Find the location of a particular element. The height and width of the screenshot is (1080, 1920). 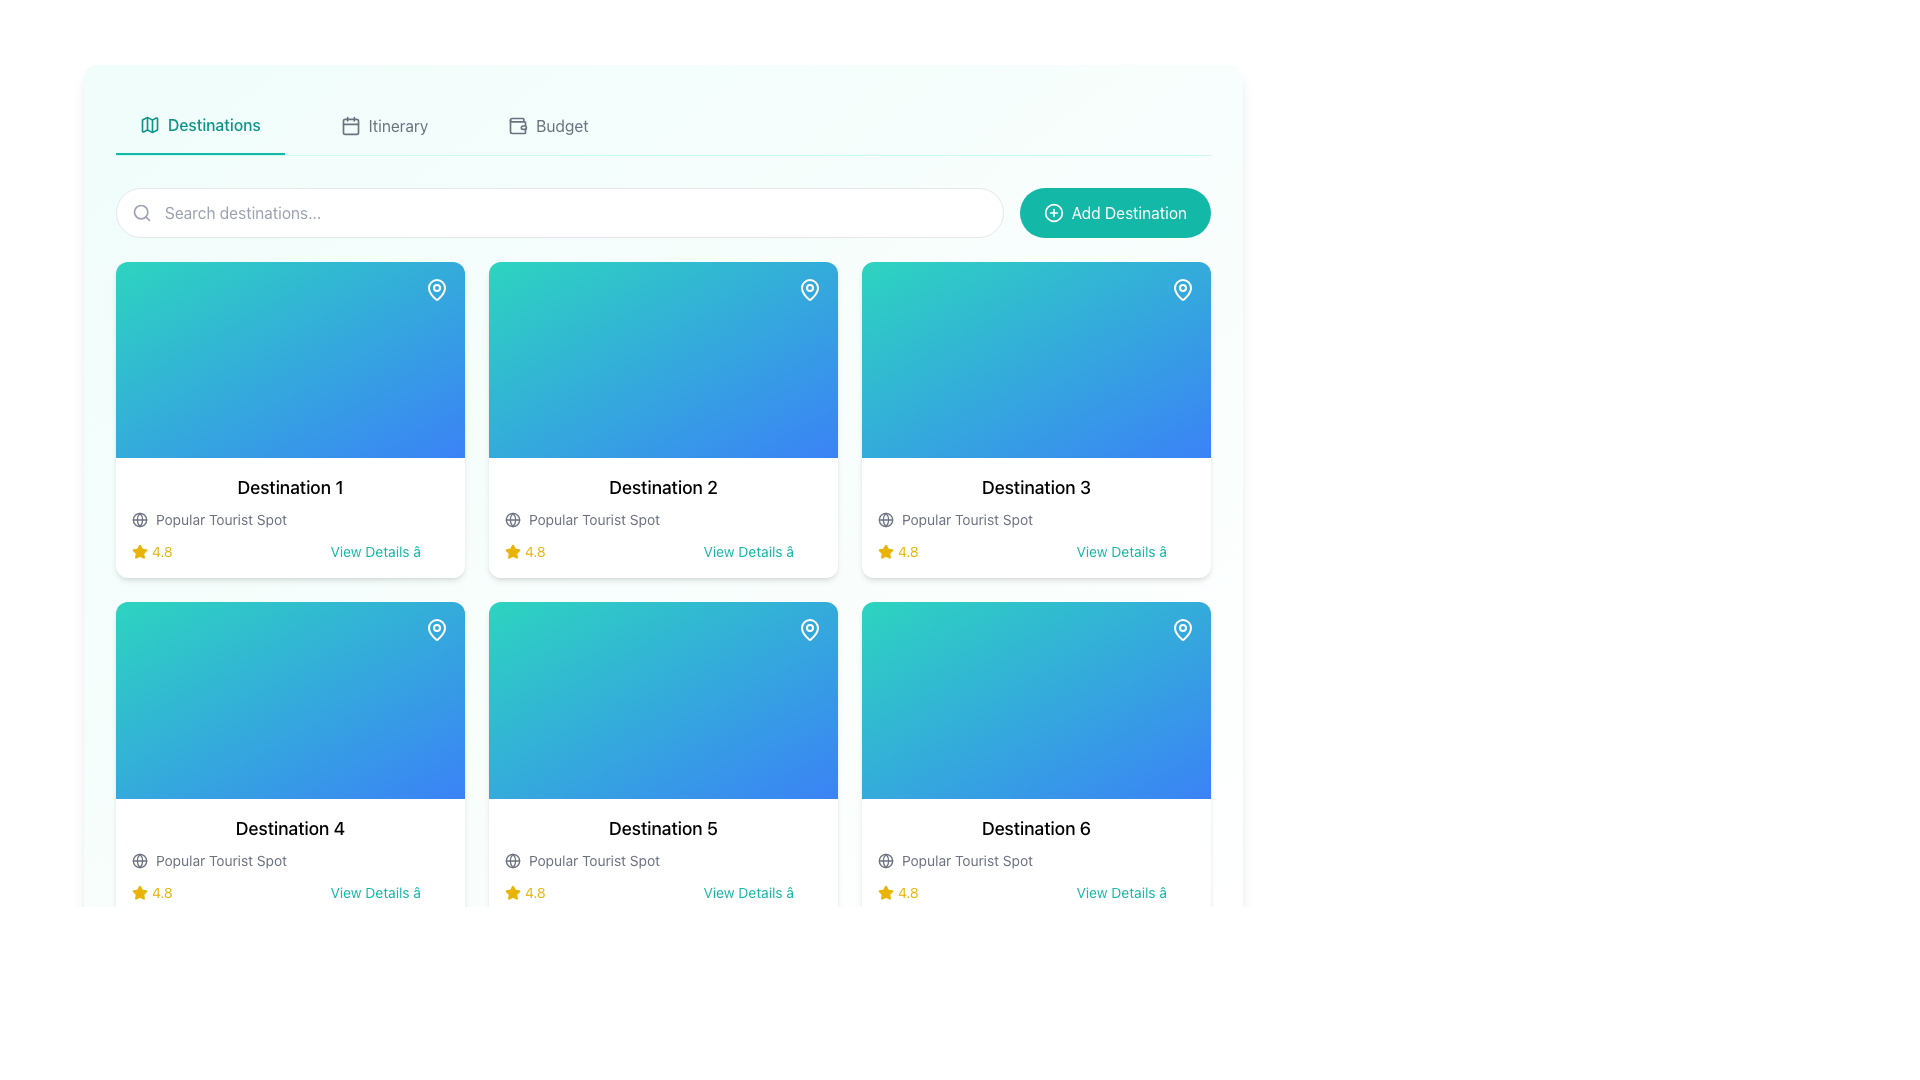

the card element representing 'Destination 3' in the gallery to observe the details about it is located at coordinates (1036, 419).